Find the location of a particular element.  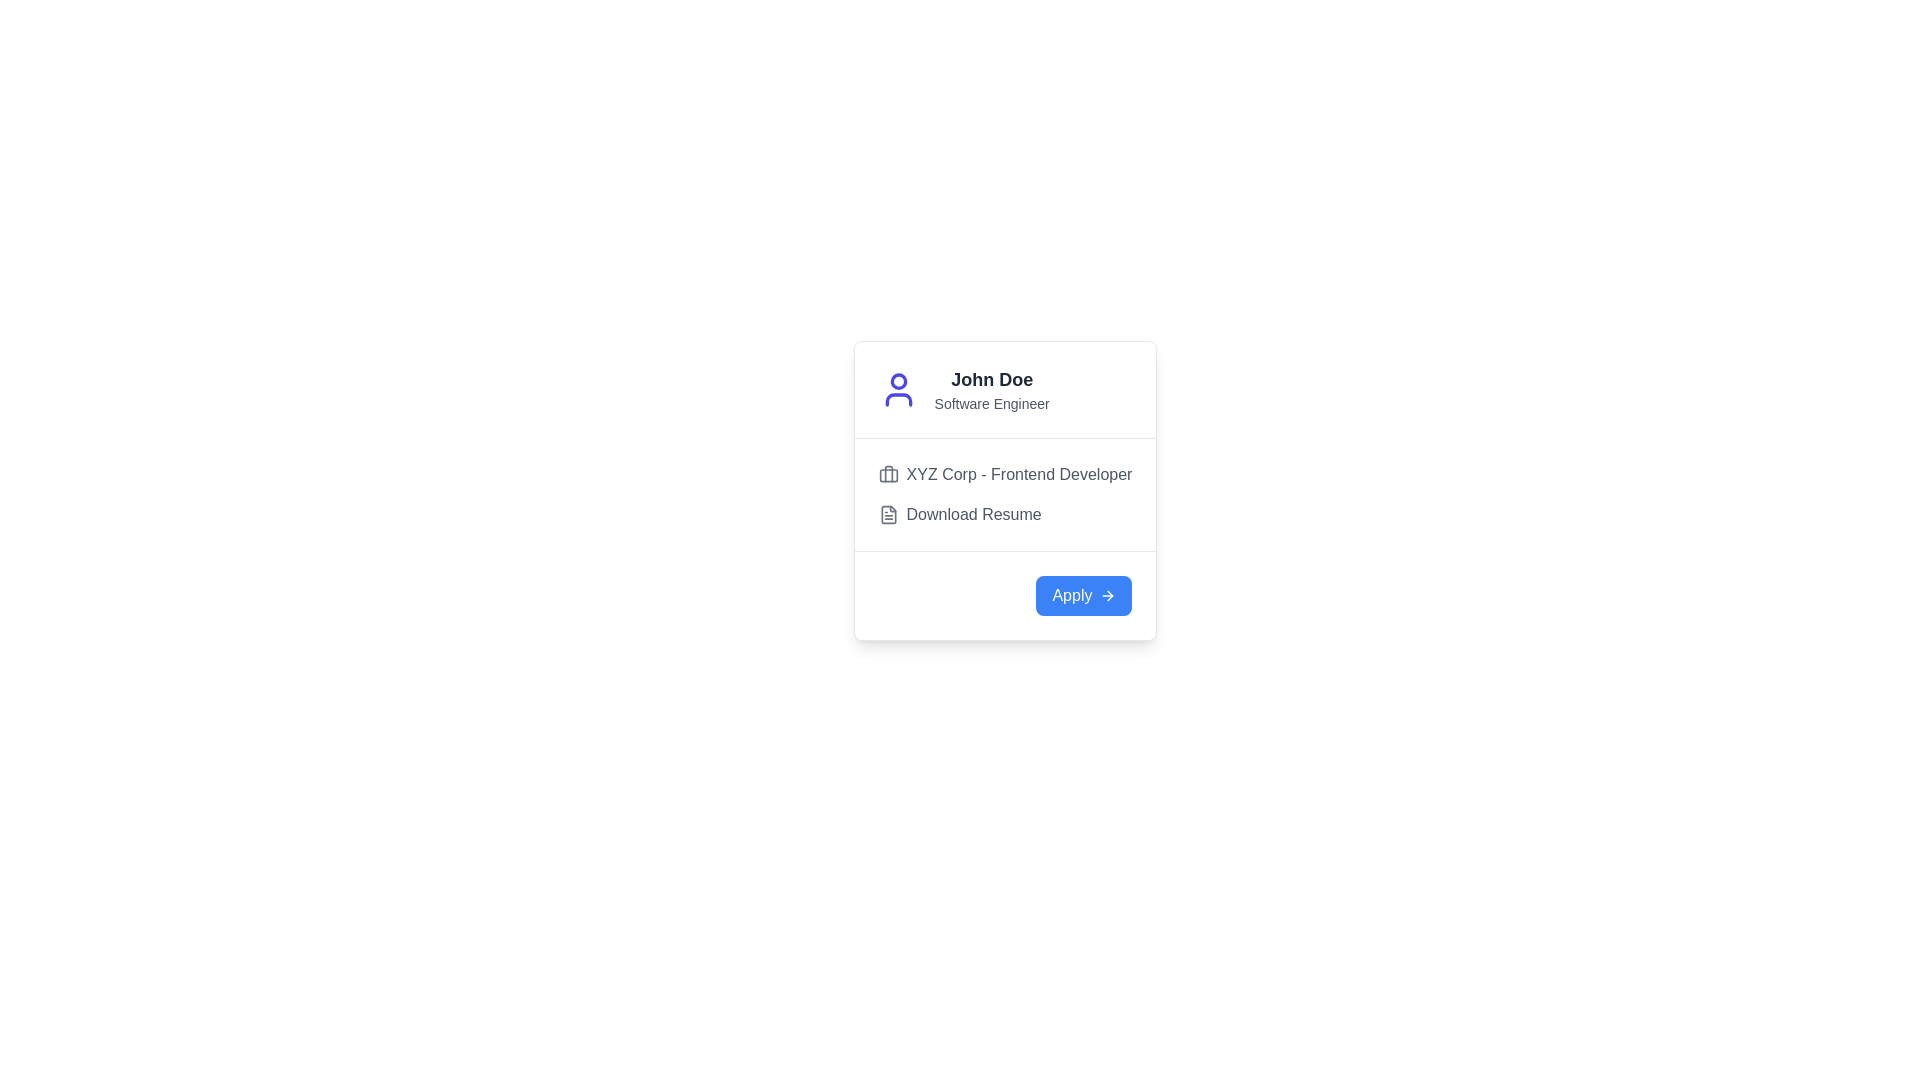

the briefcase icon representing the job listing for 'XYZ Corp - Frontend Developer' is located at coordinates (887, 474).